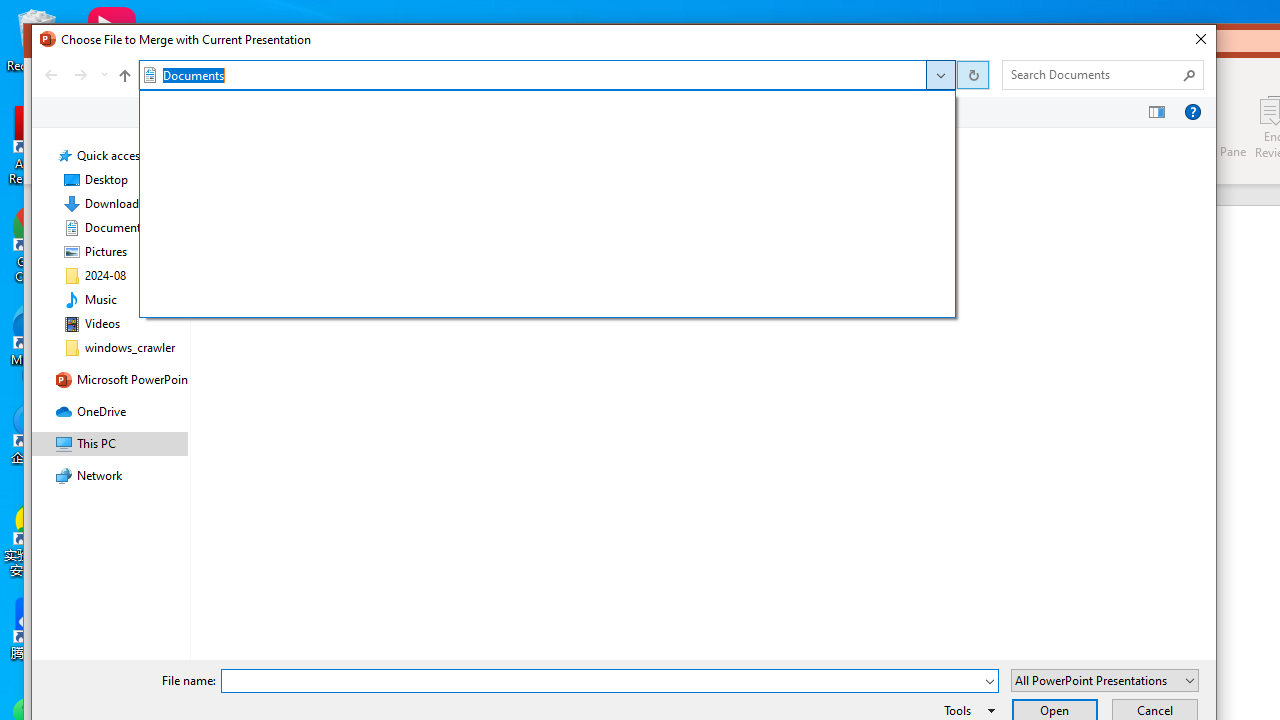 Image resolution: width=1280 pixels, height=720 pixels. Describe the element at coordinates (1192, 112) in the screenshot. I see `'&Help'` at that location.